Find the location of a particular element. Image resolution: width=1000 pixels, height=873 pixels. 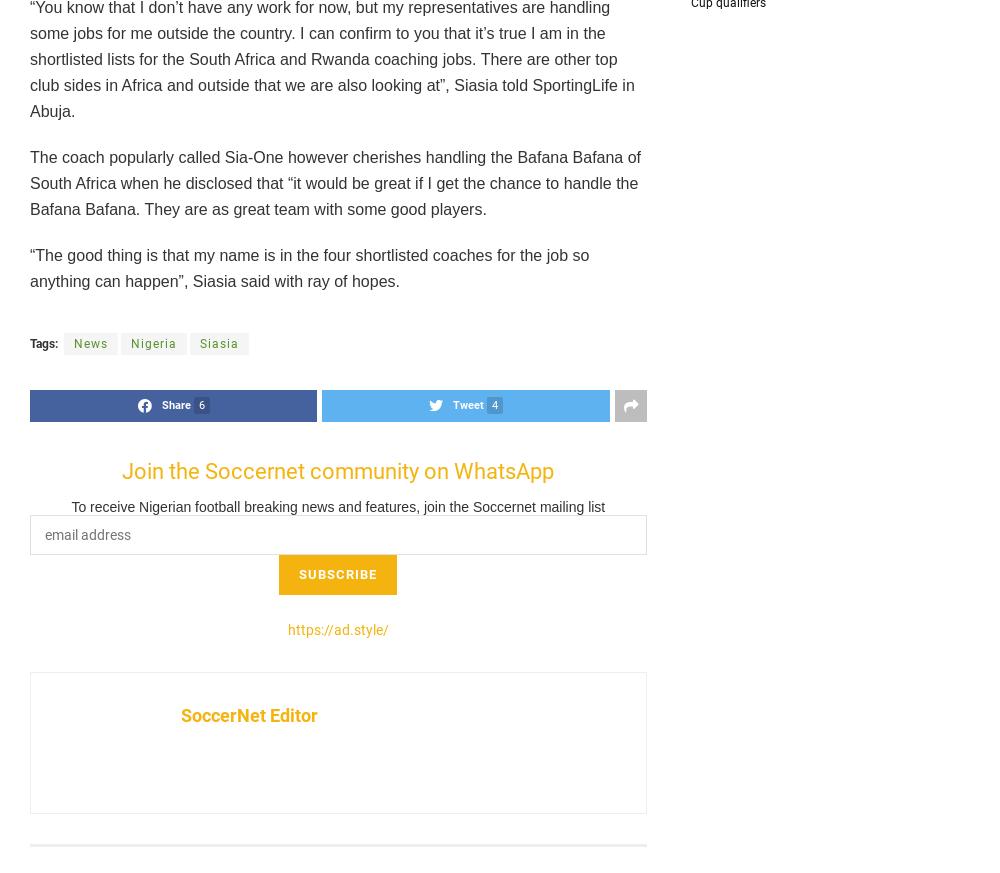

'SoccerNet Editor' is located at coordinates (248, 713).